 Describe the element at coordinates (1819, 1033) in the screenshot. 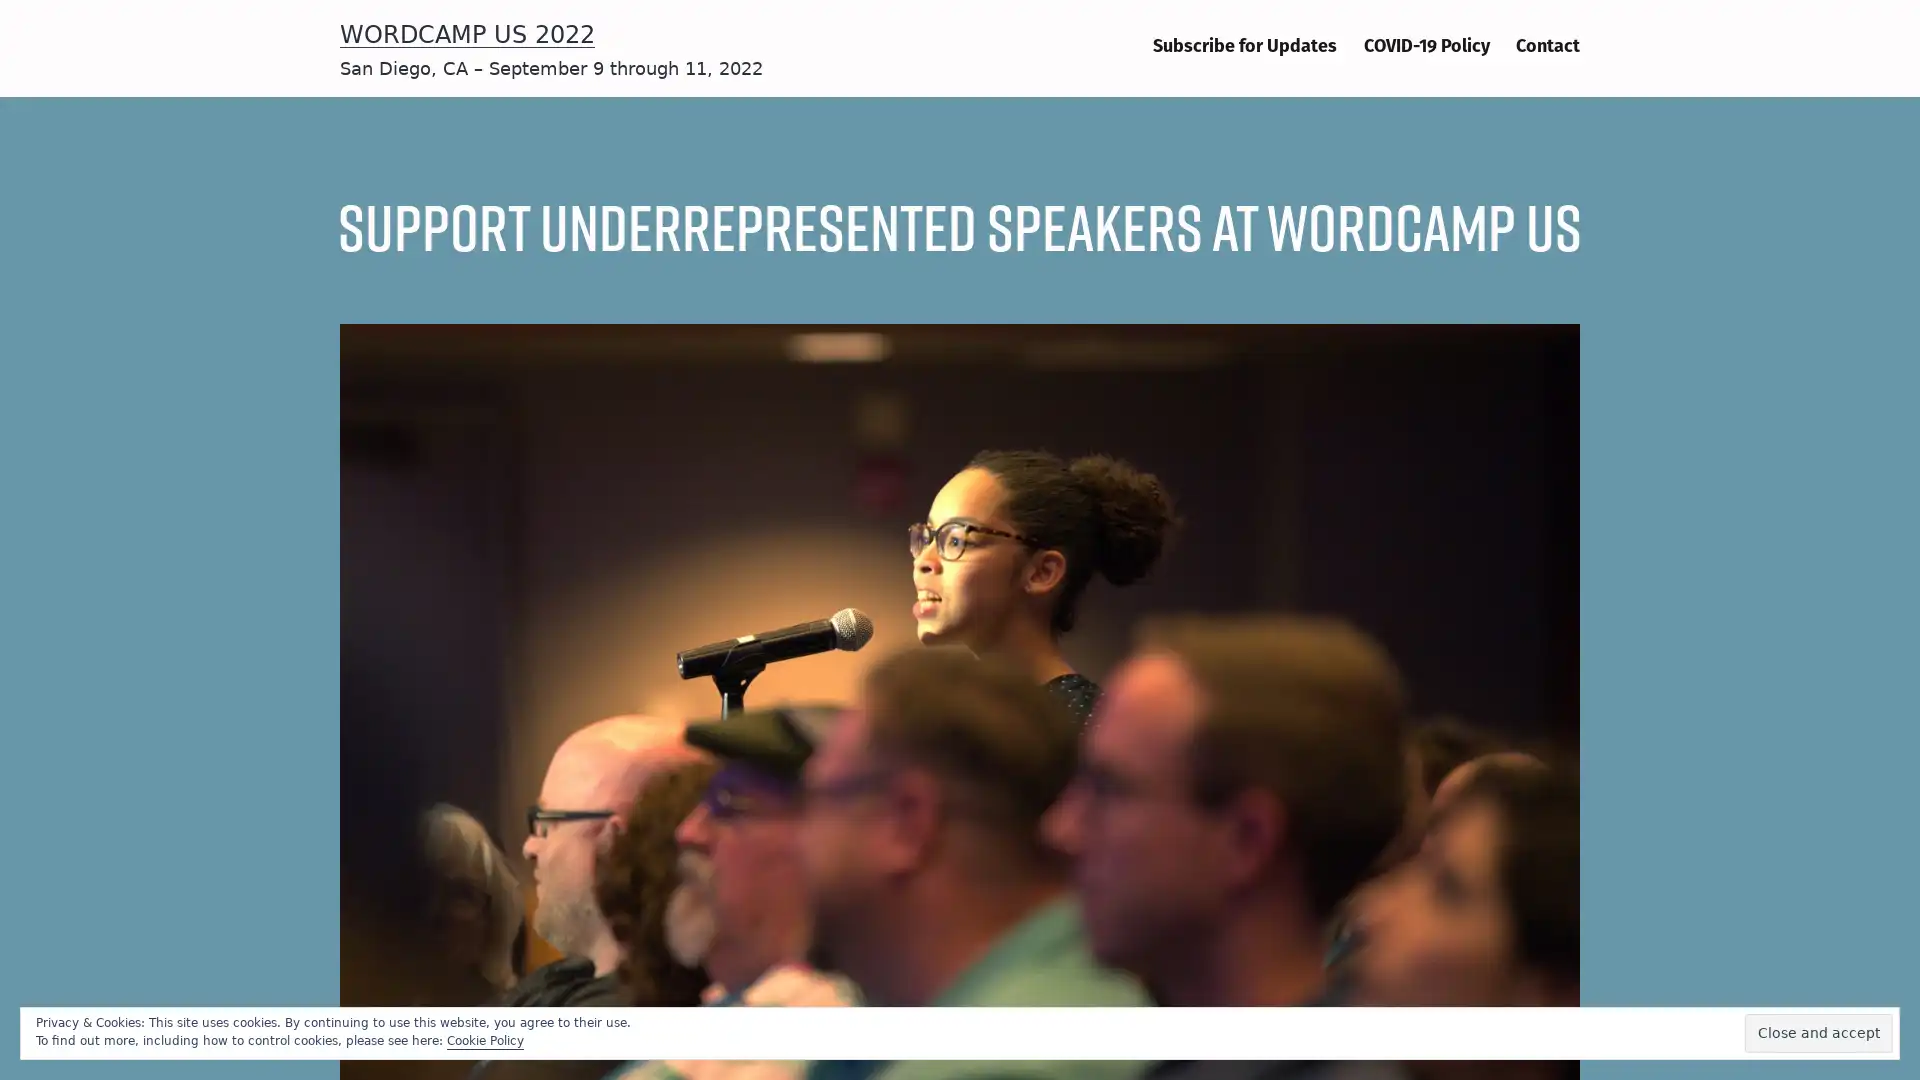

I see `Close and accept` at that location.